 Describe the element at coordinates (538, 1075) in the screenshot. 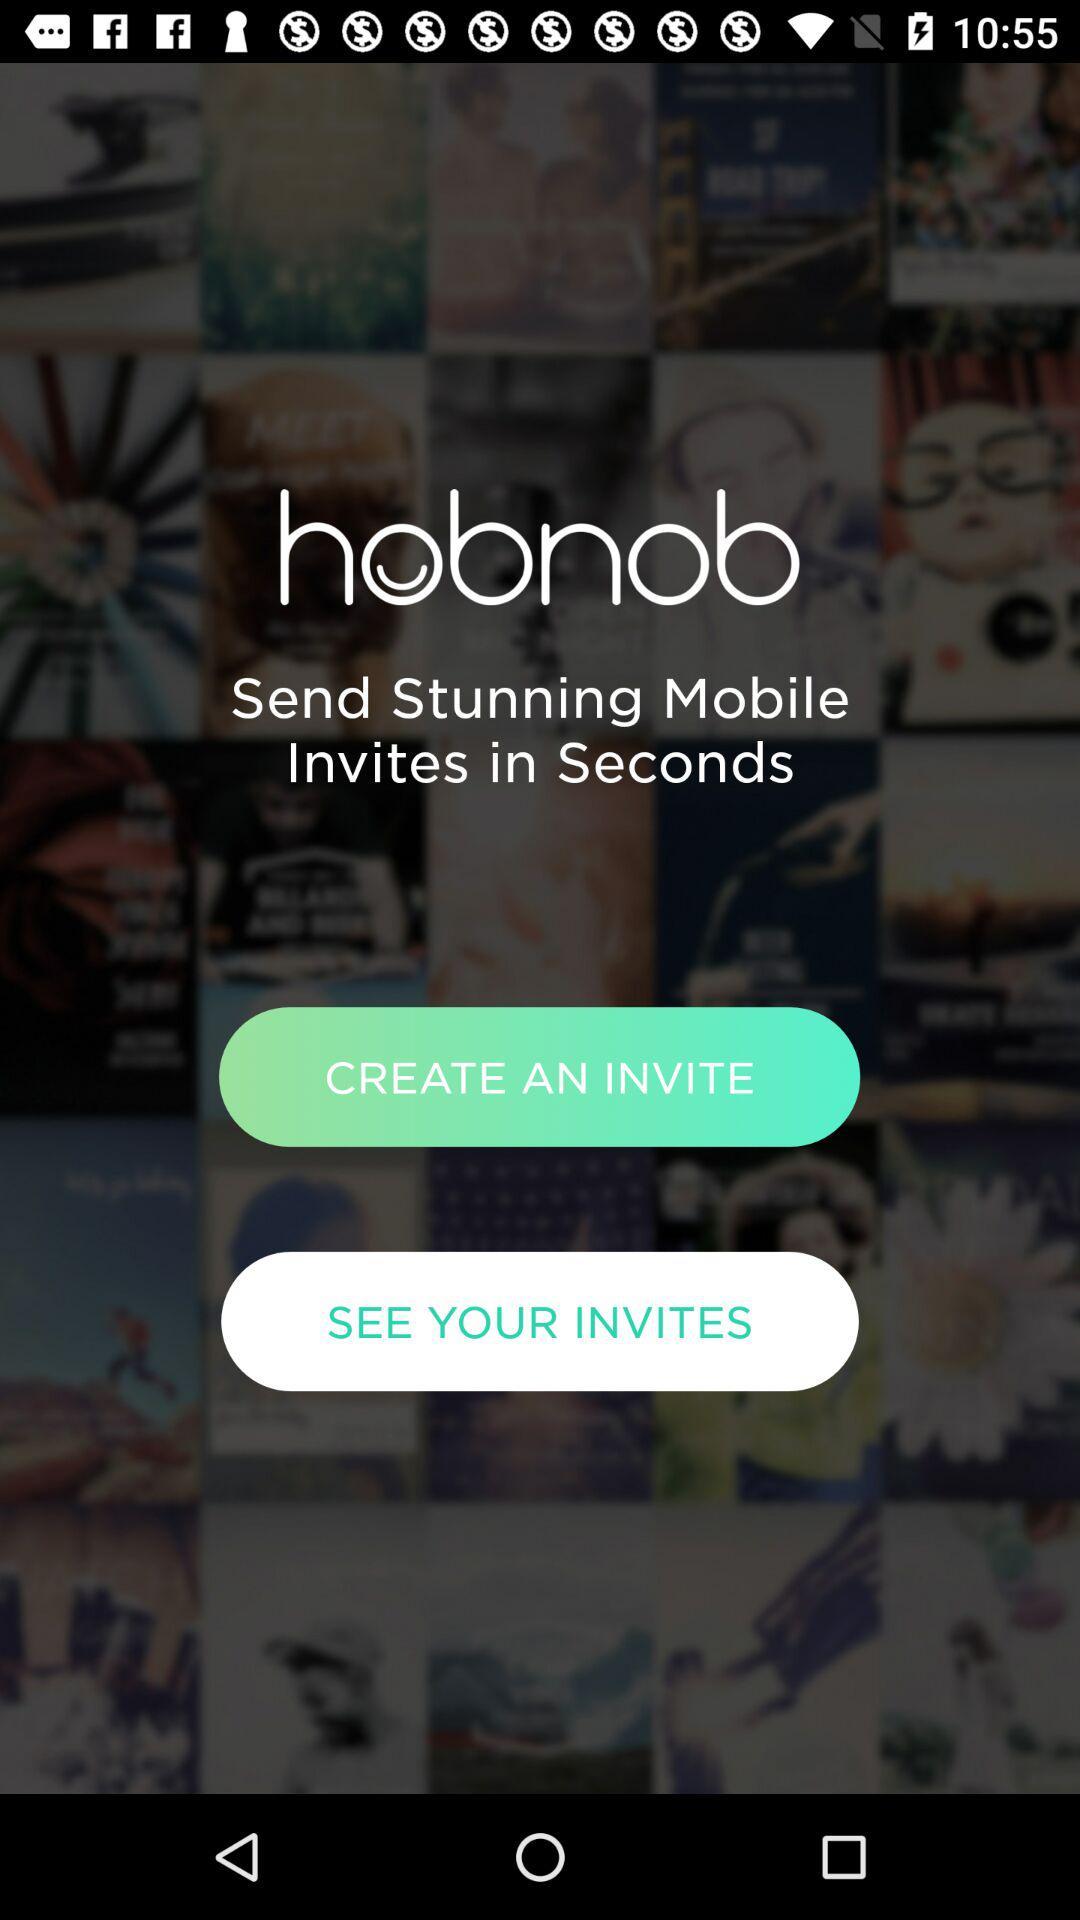

I see `the create an invite item` at that location.